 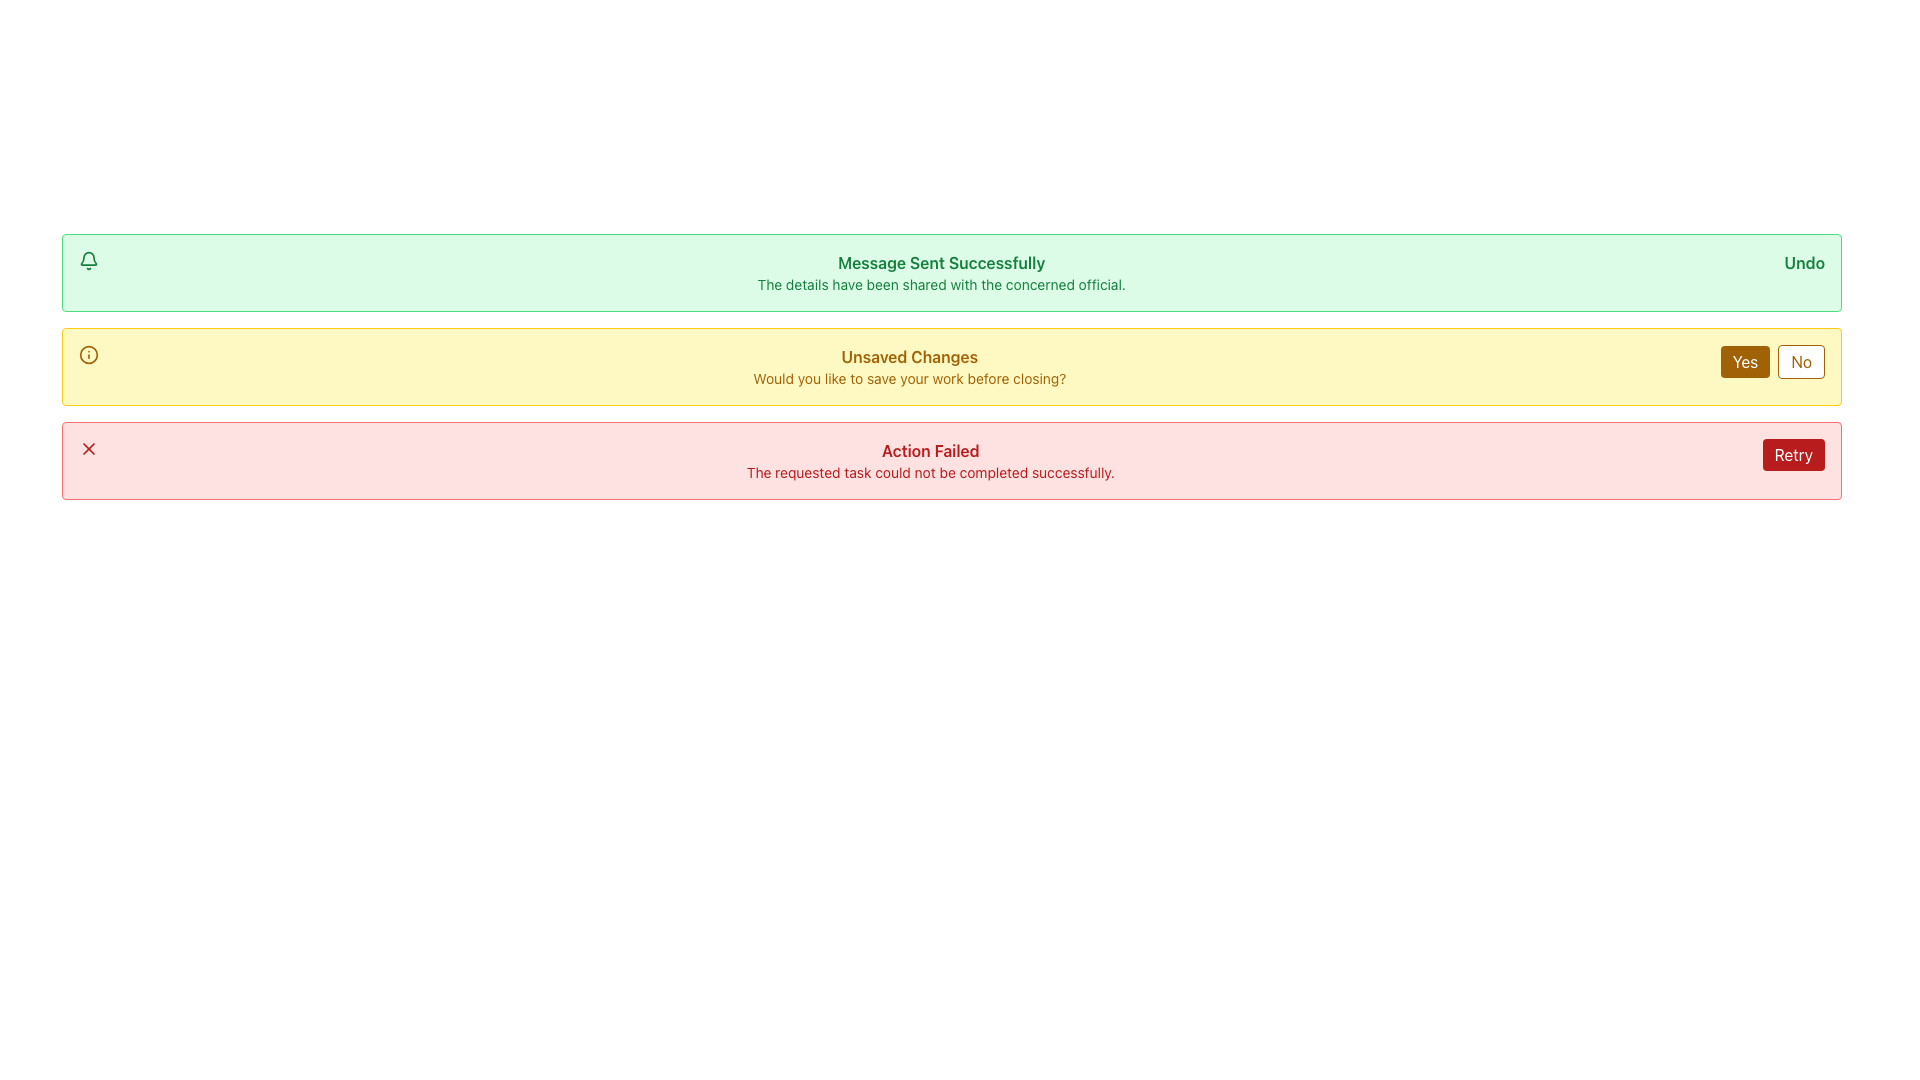 What do you see at coordinates (908, 366) in the screenshot?
I see `the text element that displays 'Unsaved Changes' and prompts 'Would you like to save your work before closing?' in a yellow notification area` at bounding box center [908, 366].